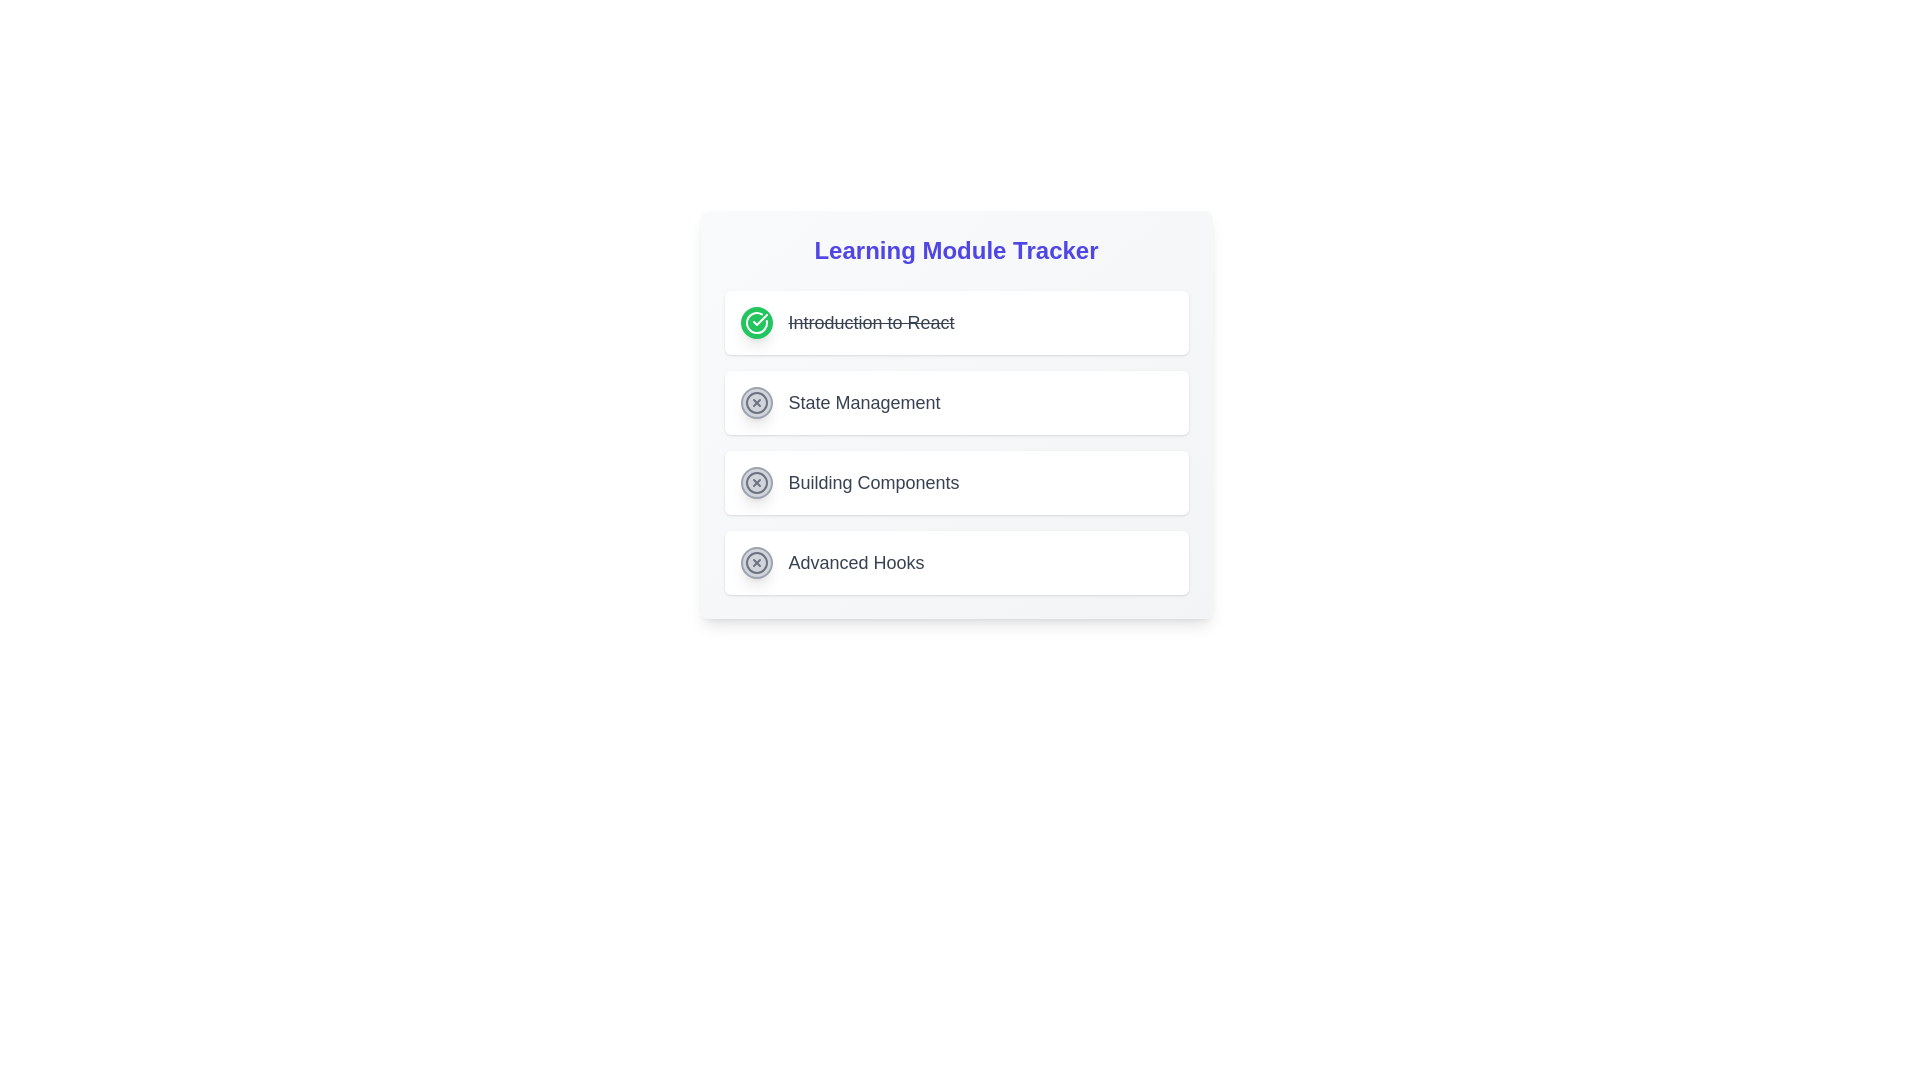 This screenshot has width=1920, height=1080. Describe the element at coordinates (849, 482) in the screenshot. I see `text label 'Building Components' which is styled in medium font weight and gray color, located in the center-right region of a white card, adjacent to a circular graphical icon` at that location.